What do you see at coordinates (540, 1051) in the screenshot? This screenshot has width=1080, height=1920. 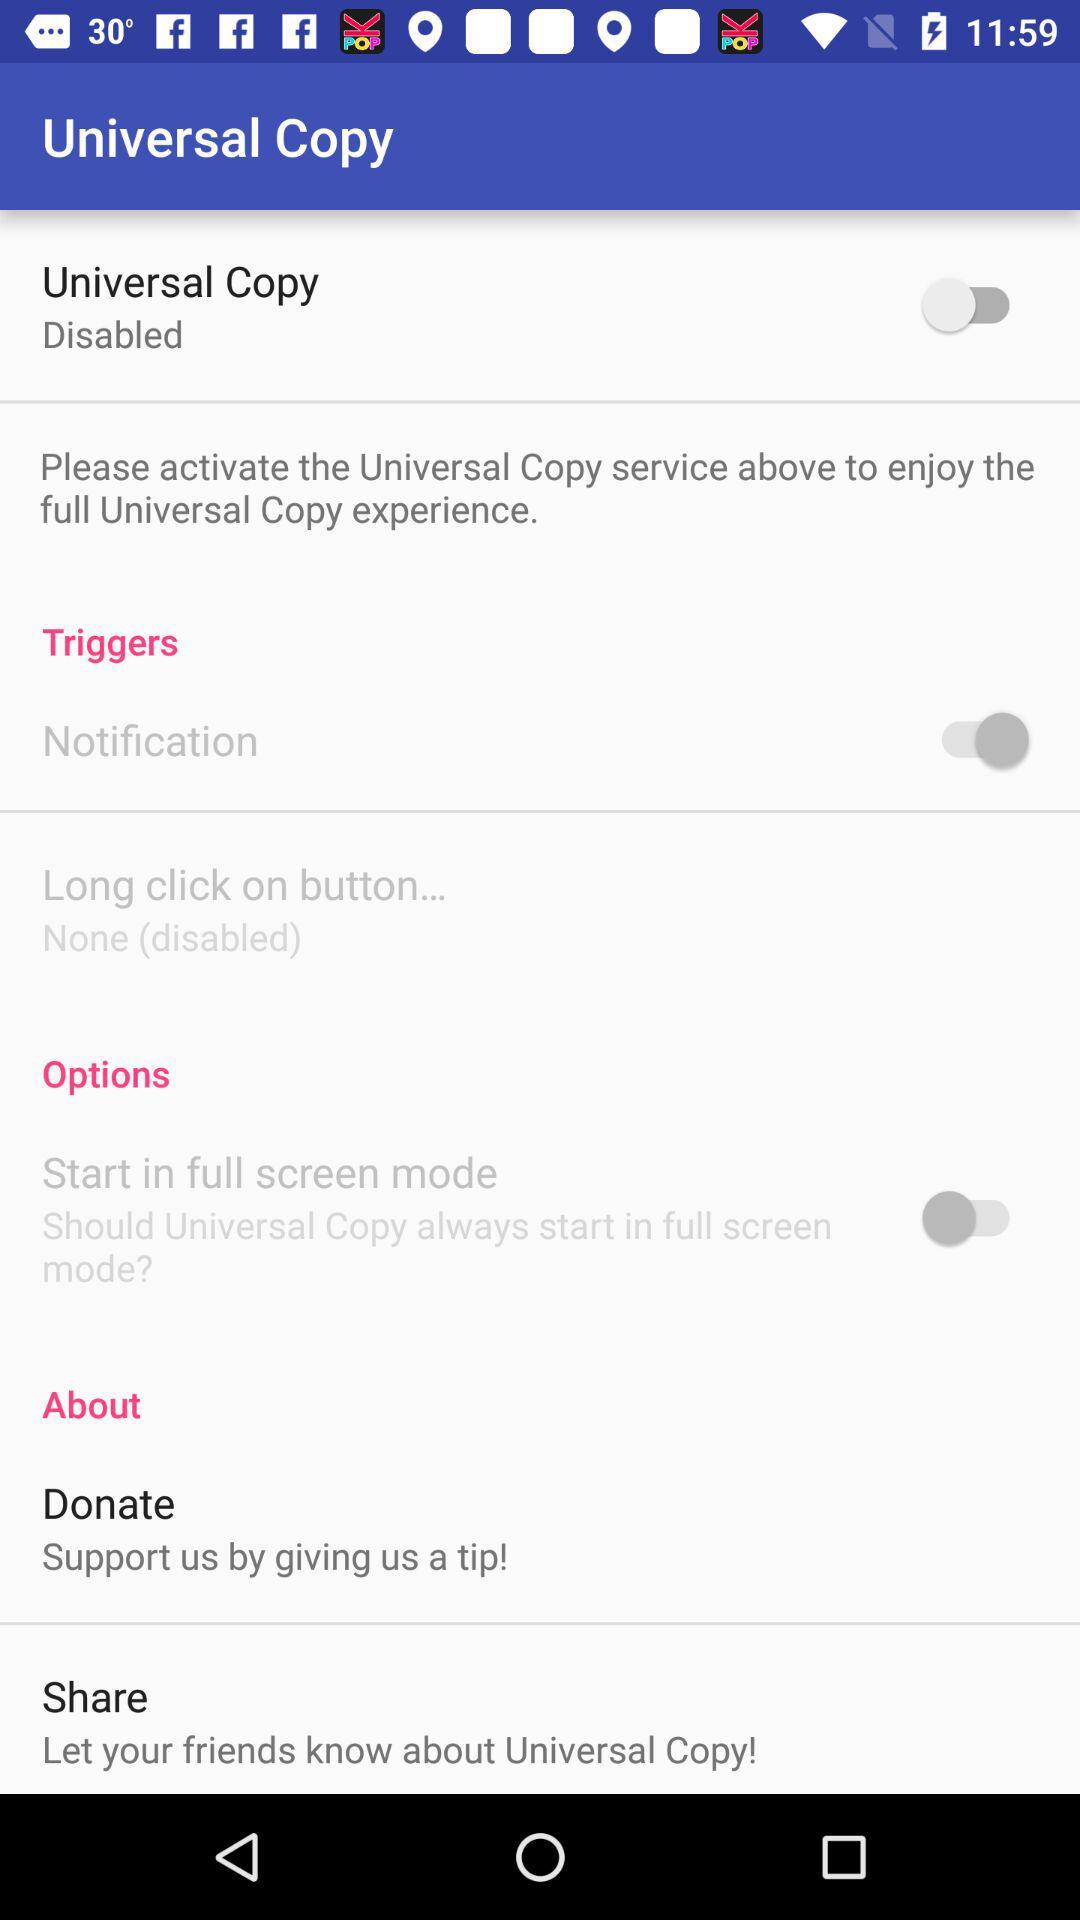 I see `the item above start in full` at bounding box center [540, 1051].